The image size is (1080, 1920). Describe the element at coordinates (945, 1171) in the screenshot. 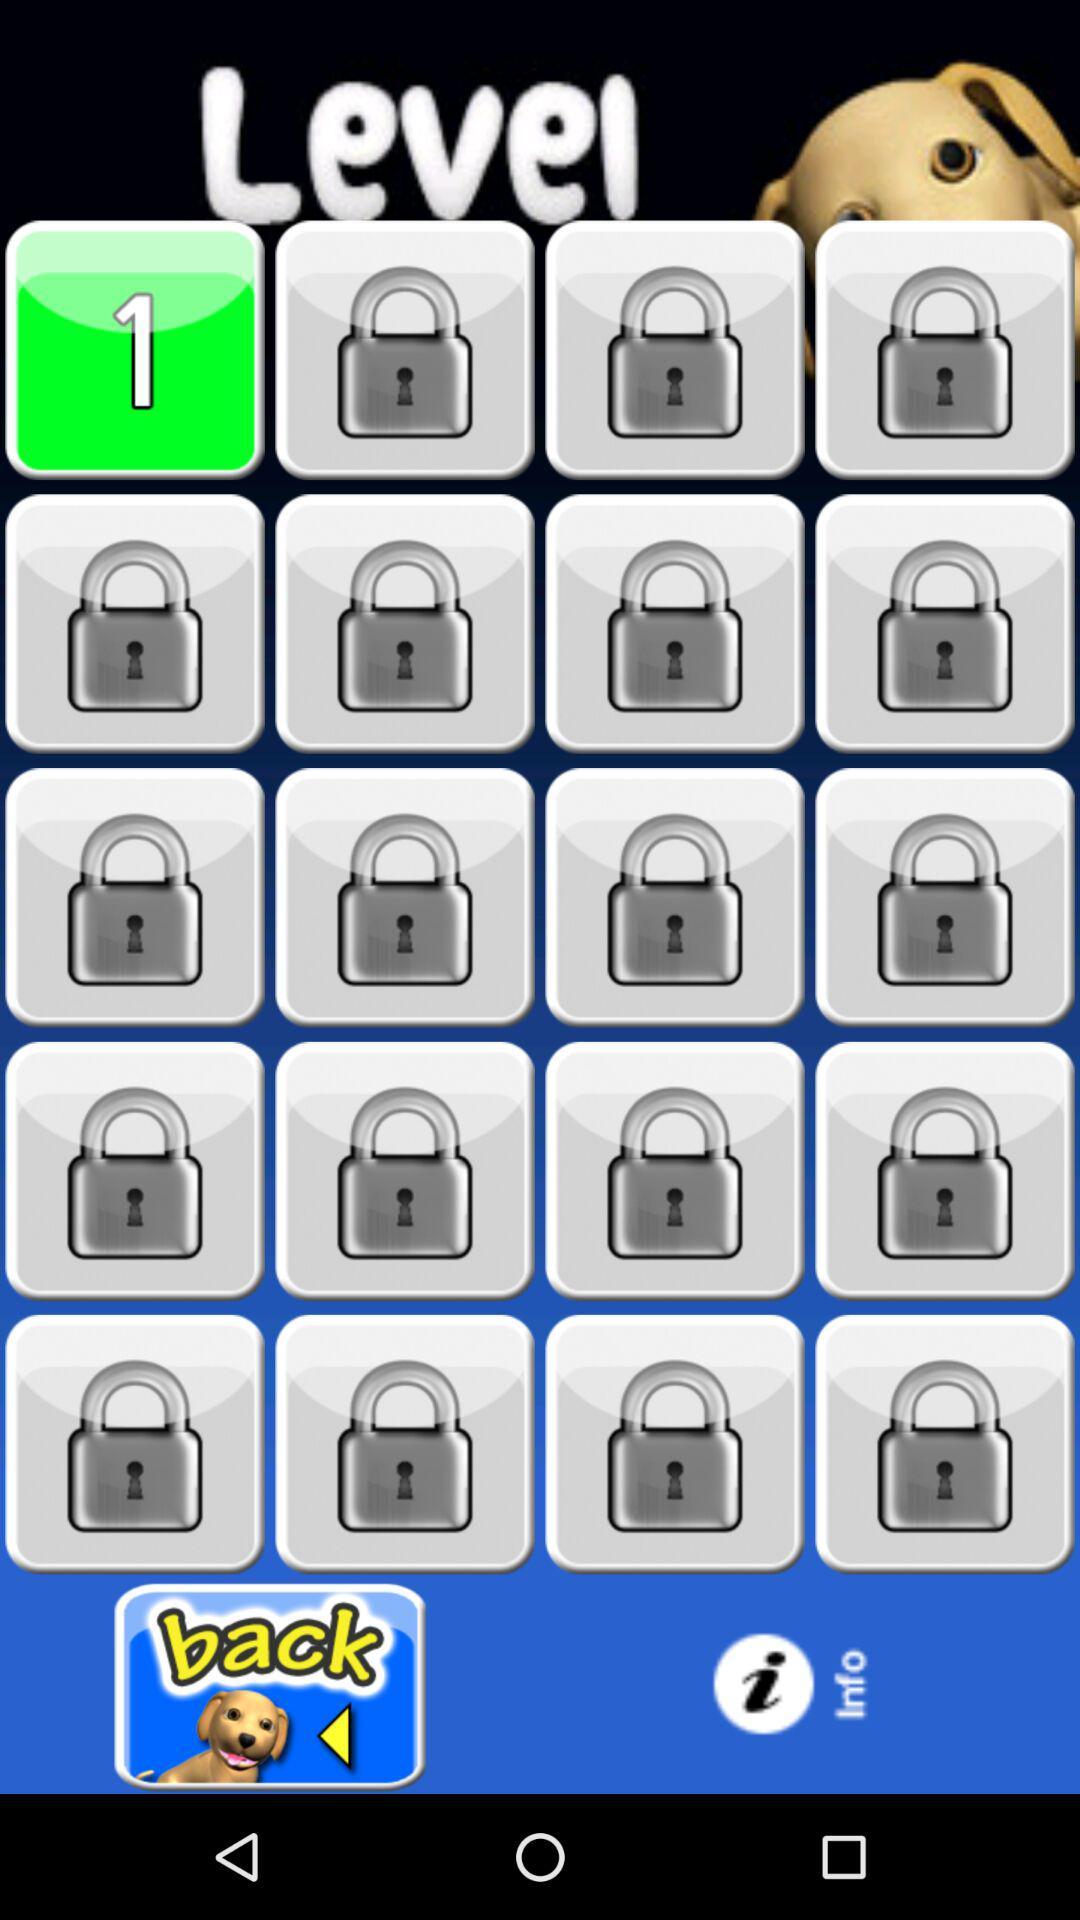

I see `unlock level 16` at that location.